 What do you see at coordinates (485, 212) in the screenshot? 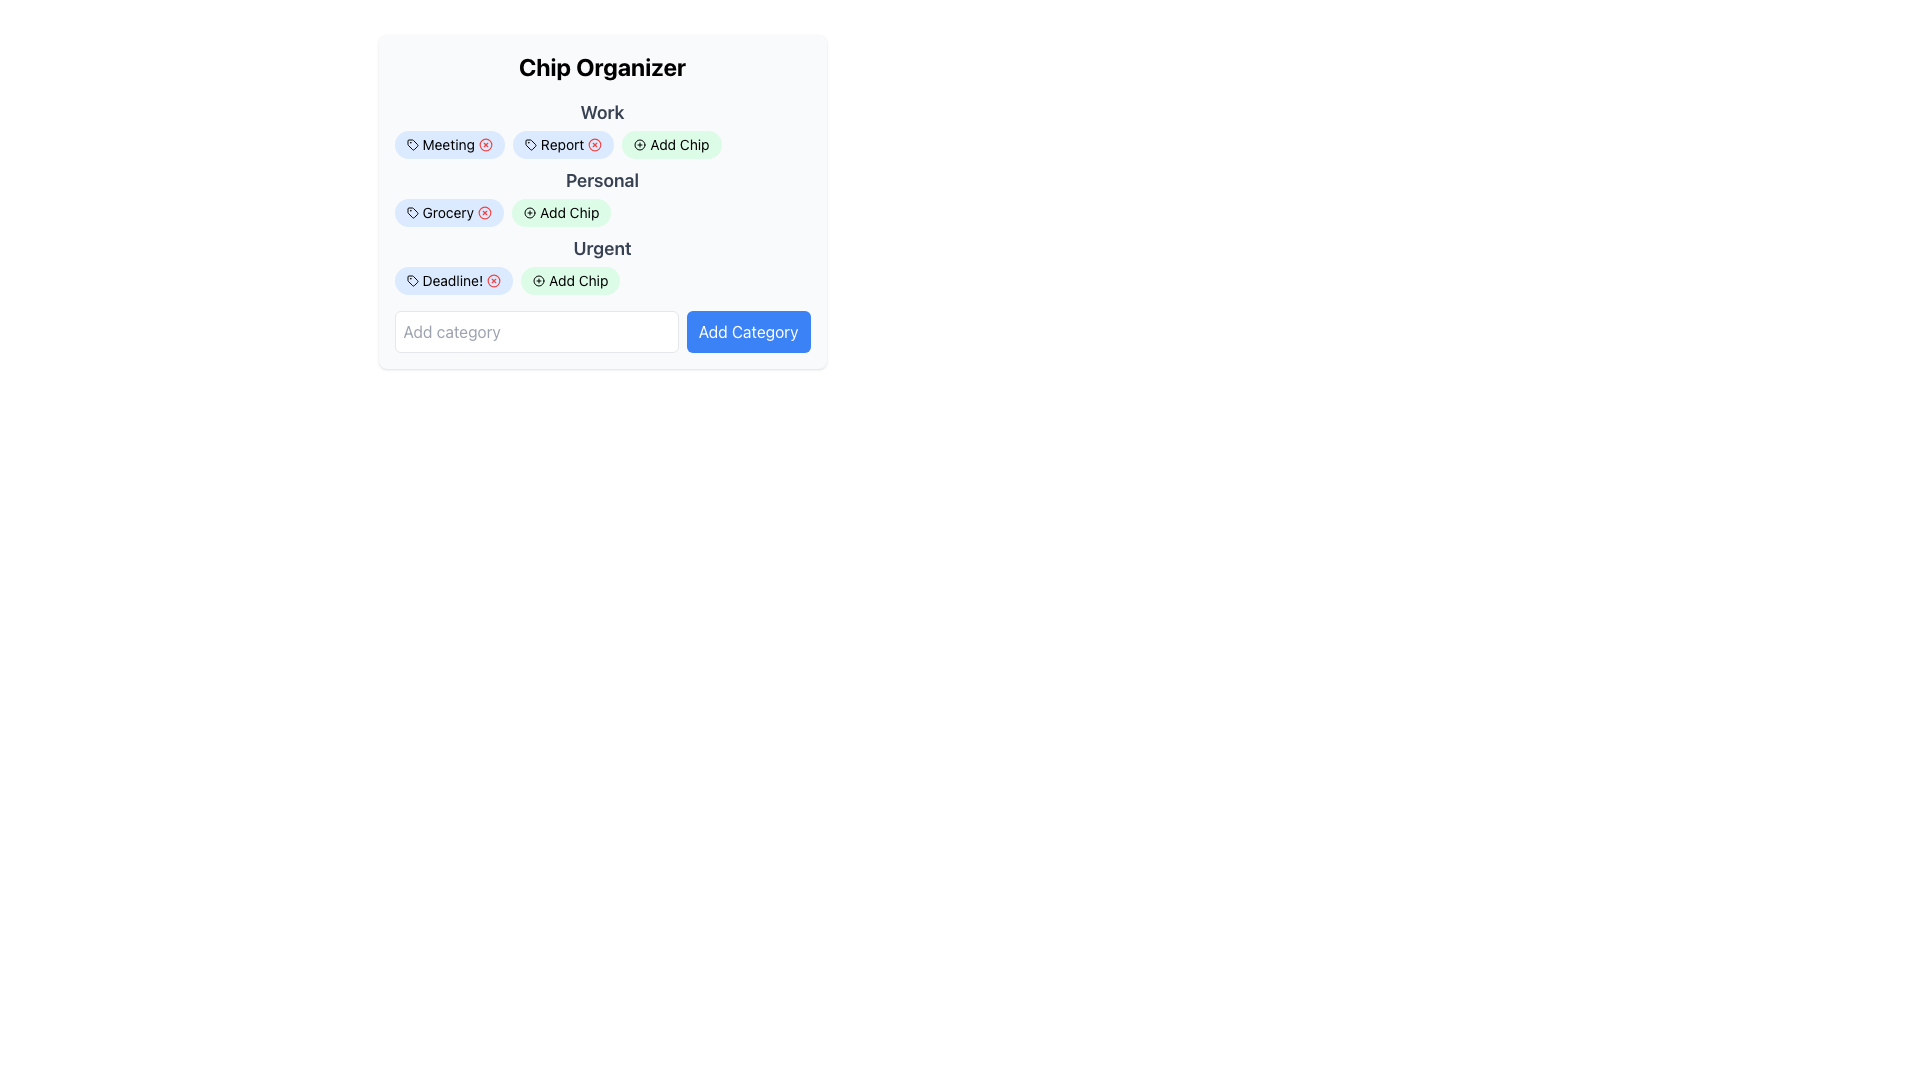
I see `the Close/Delete Button` at bounding box center [485, 212].